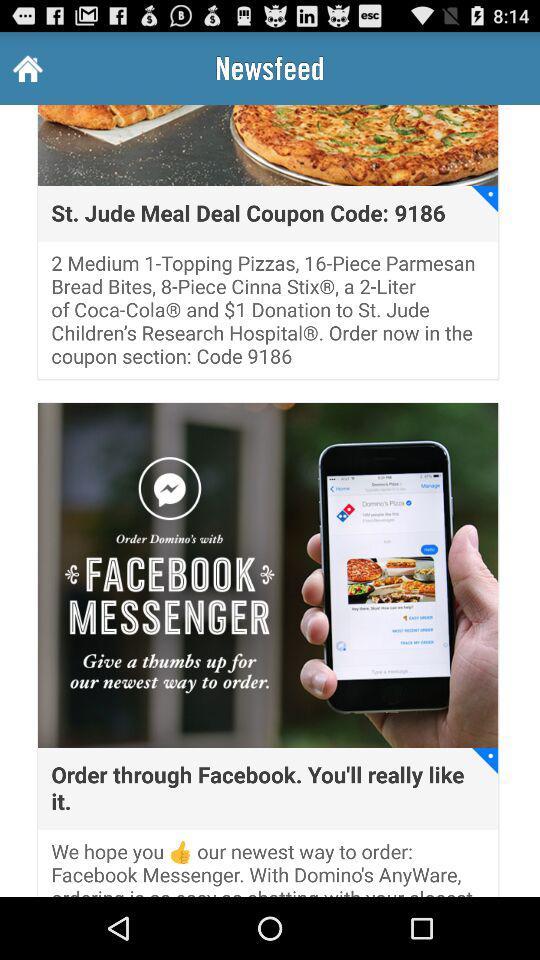  What do you see at coordinates (268, 867) in the screenshot?
I see `the we hope you app` at bounding box center [268, 867].